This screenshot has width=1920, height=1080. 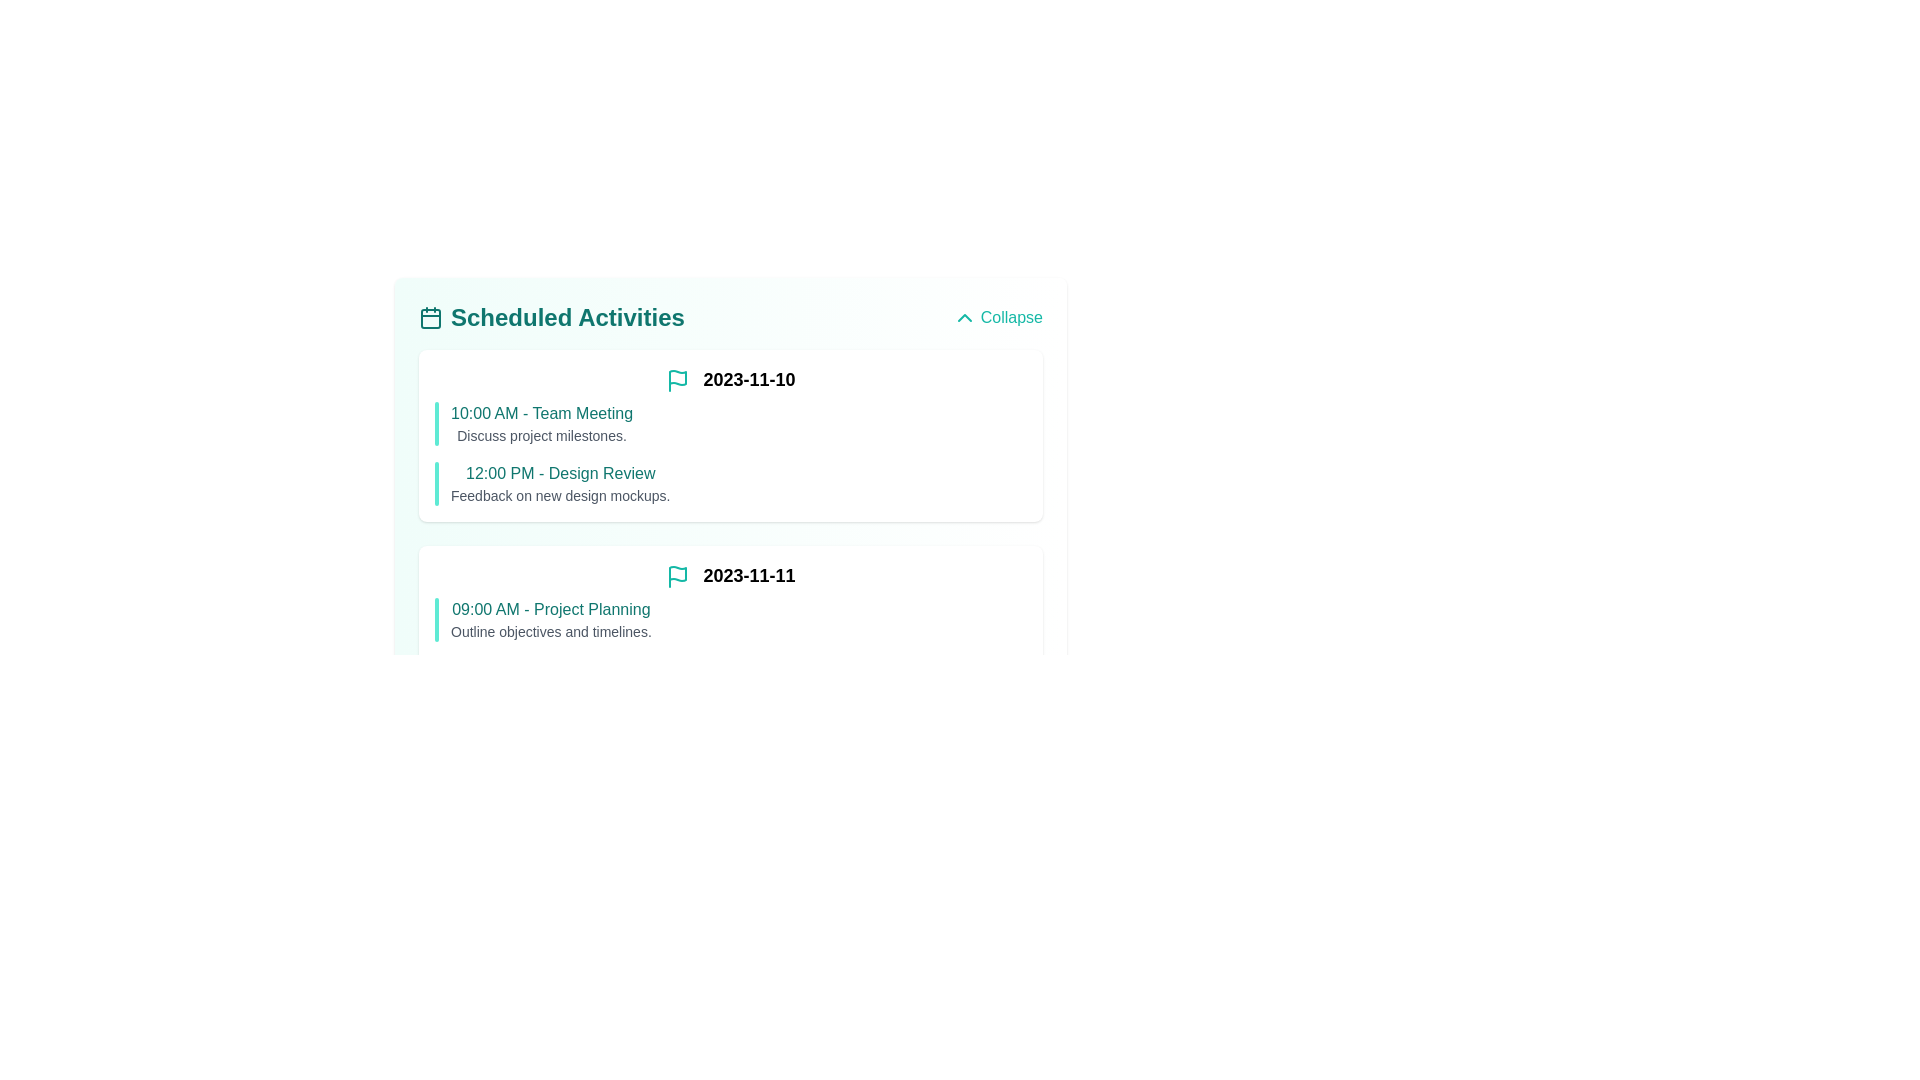 What do you see at coordinates (542, 412) in the screenshot?
I see `the text element displaying '10:00 AM - Team Meeting' for accessibility purposes` at bounding box center [542, 412].